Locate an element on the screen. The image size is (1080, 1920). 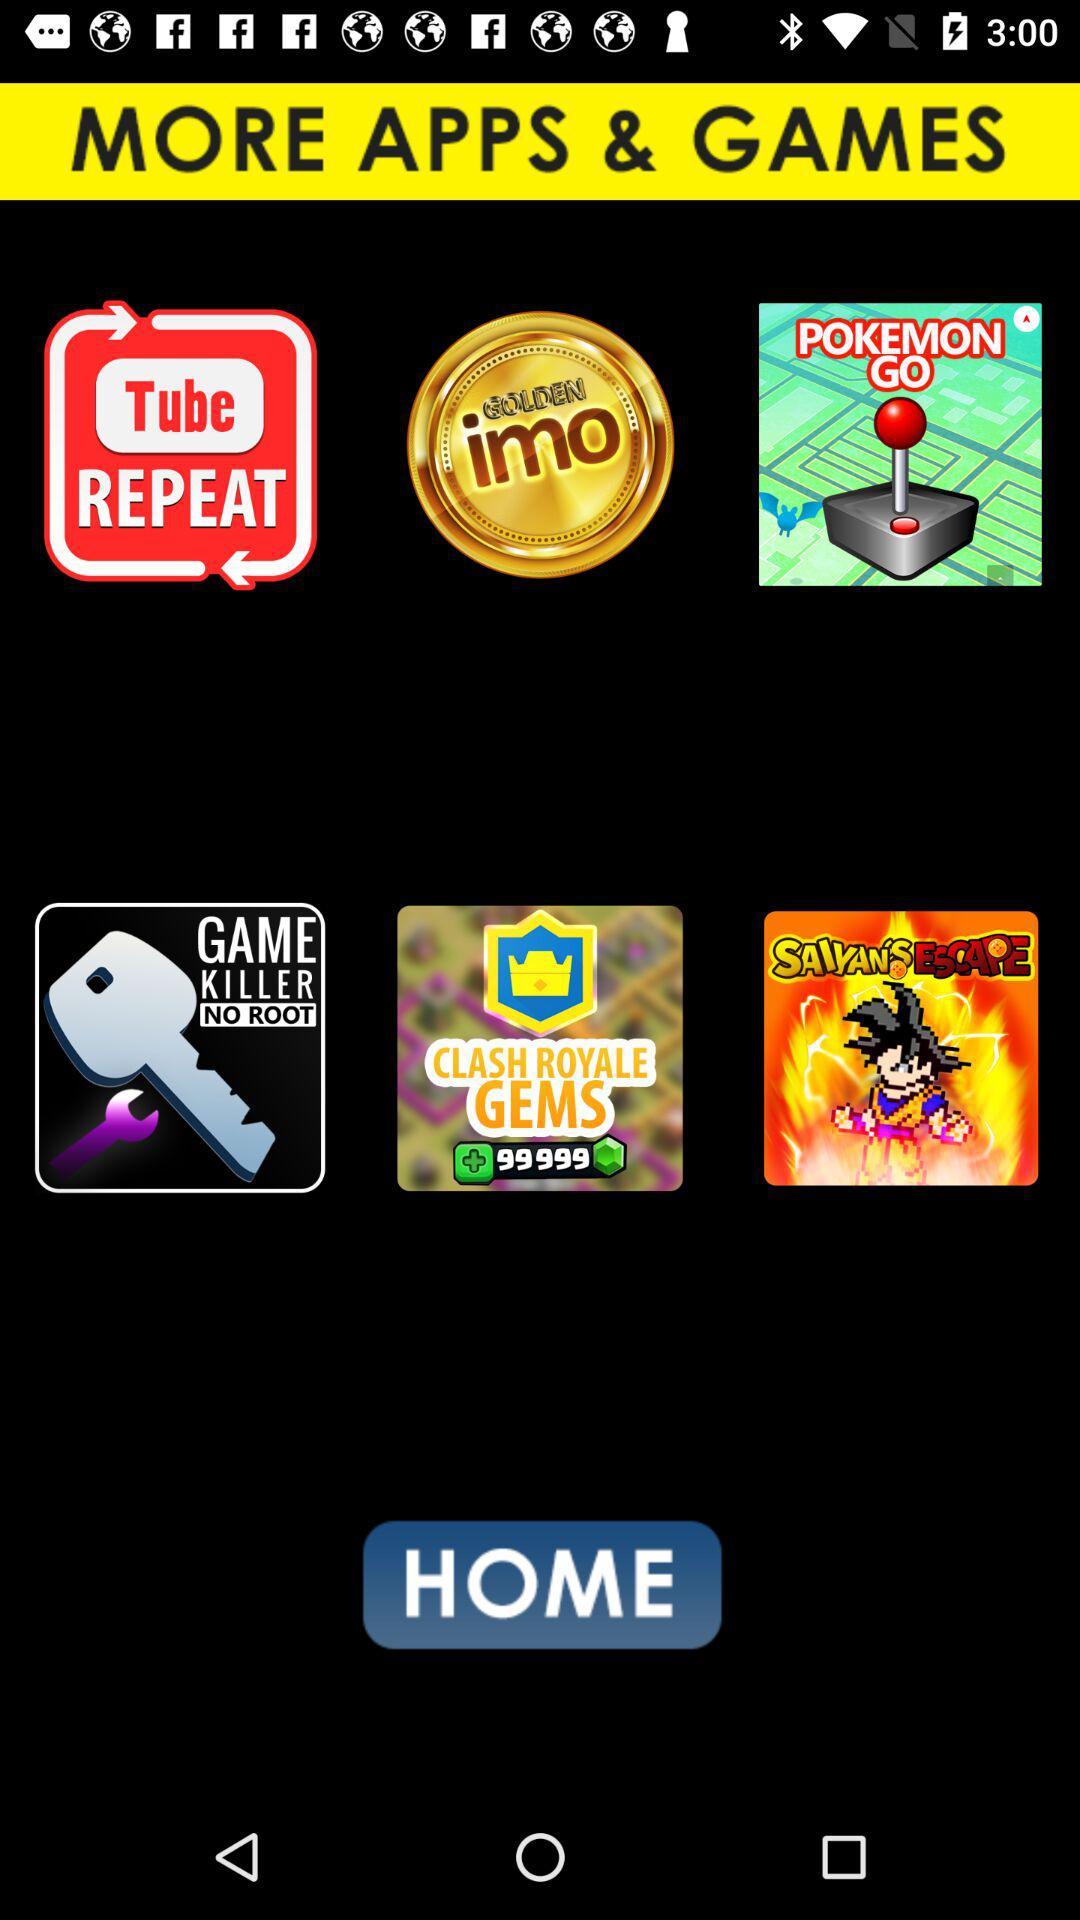
app is located at coordinates (180, 444).